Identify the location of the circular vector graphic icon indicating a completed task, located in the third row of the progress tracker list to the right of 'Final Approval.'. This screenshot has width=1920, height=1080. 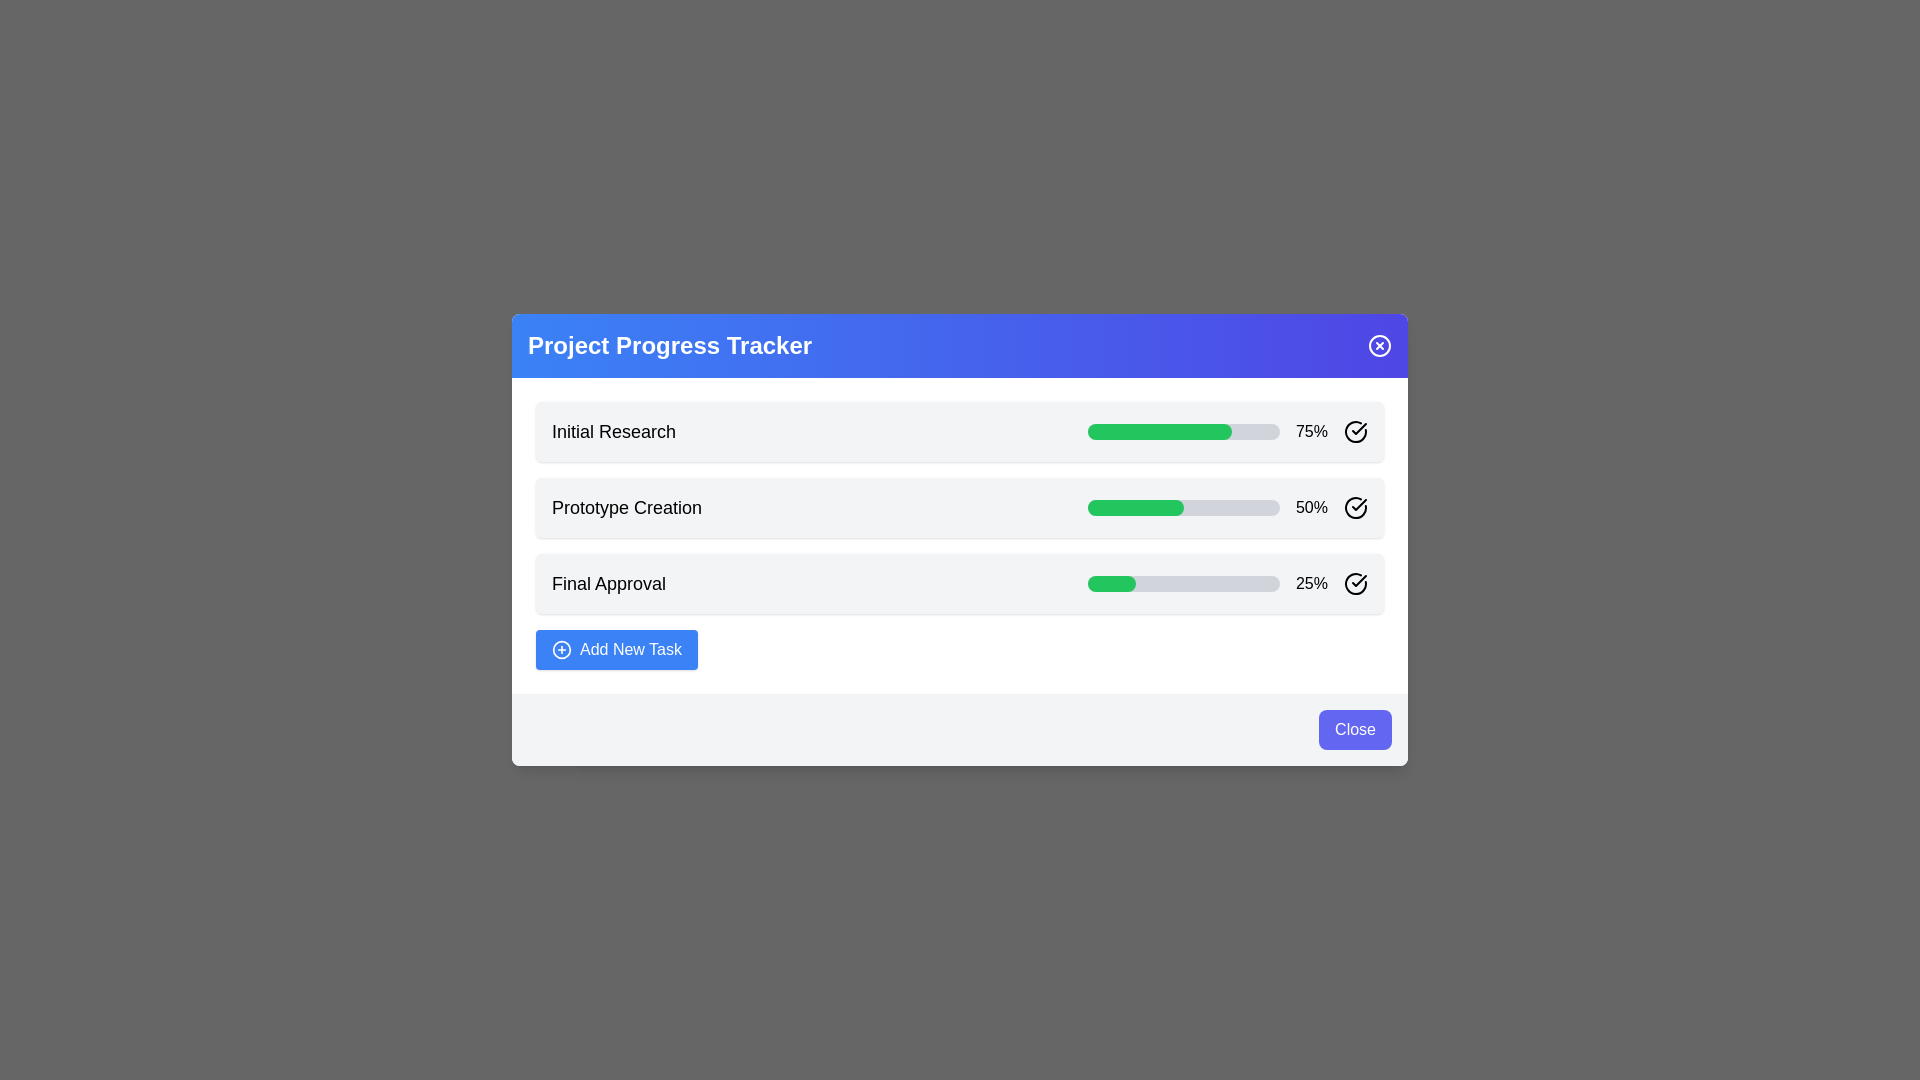
(1356, 507).